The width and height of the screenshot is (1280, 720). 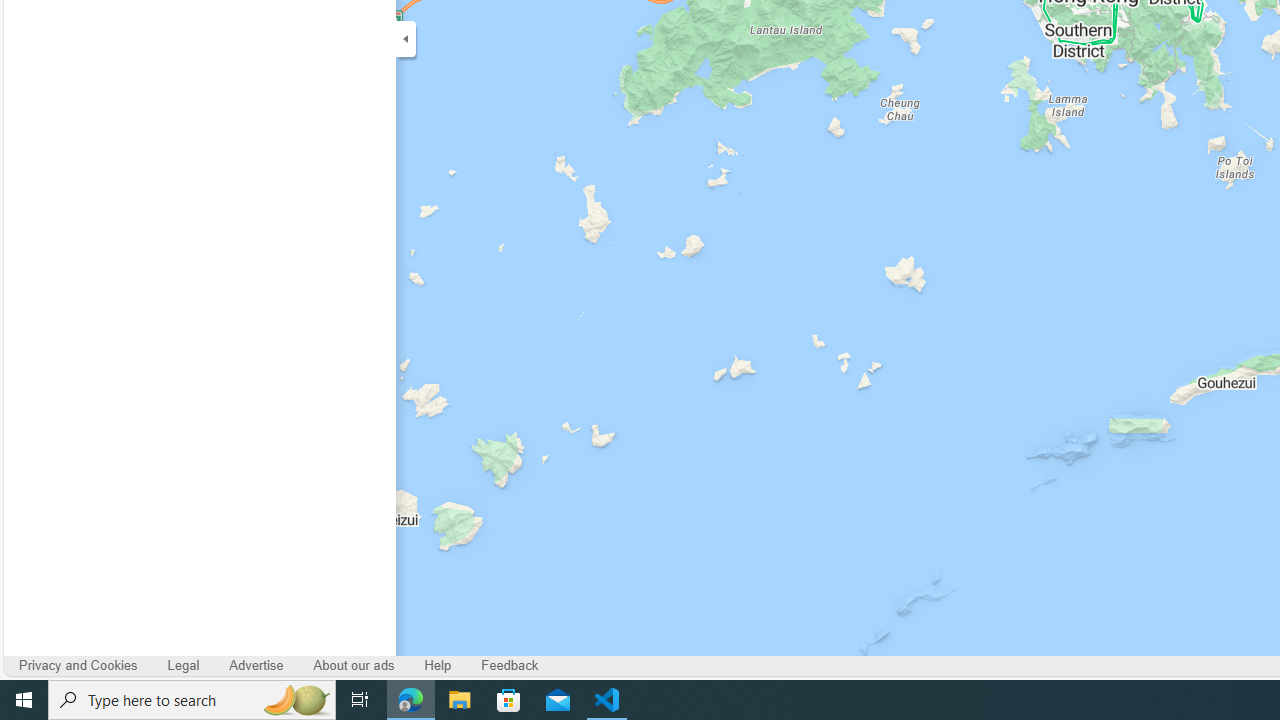 I want to click on 'Advertise', so click(x=255, y=666).